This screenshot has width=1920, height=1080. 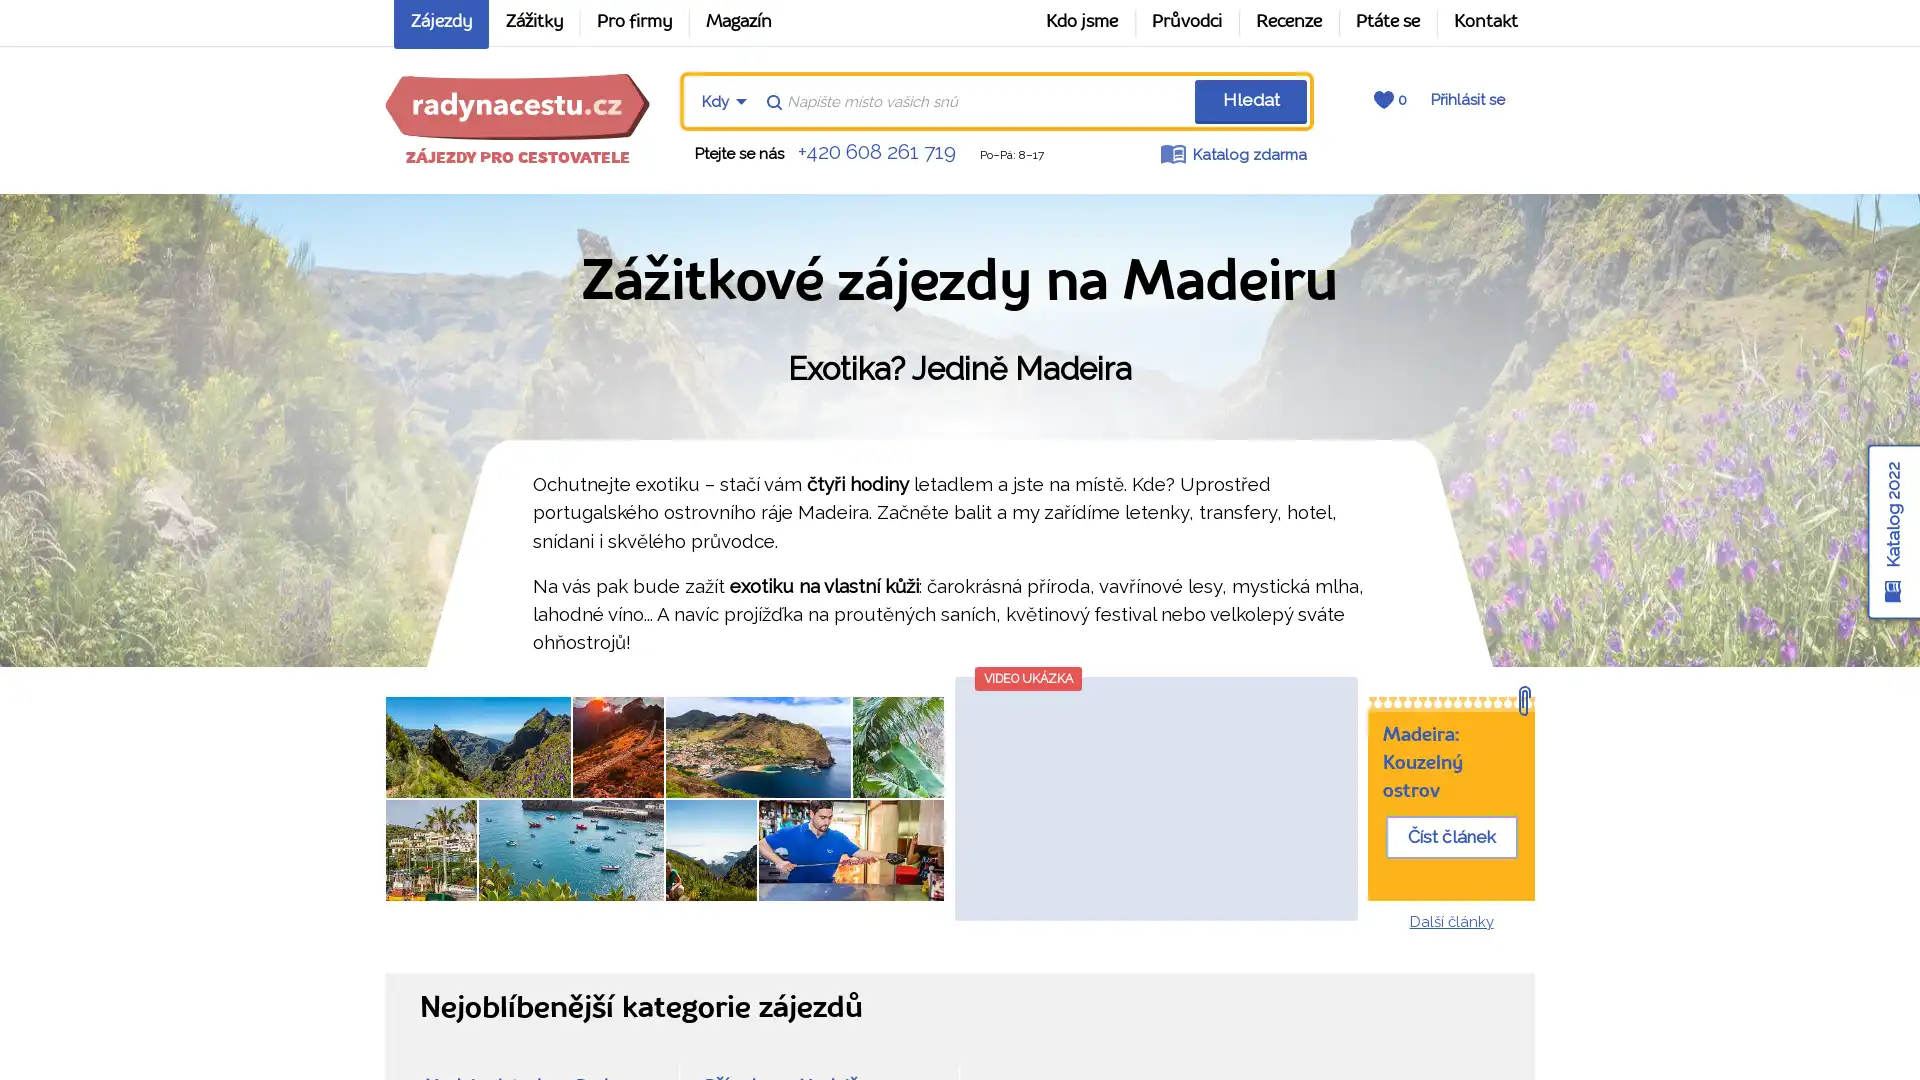 I want to click on Hledat, so click(x=1249, y=101).